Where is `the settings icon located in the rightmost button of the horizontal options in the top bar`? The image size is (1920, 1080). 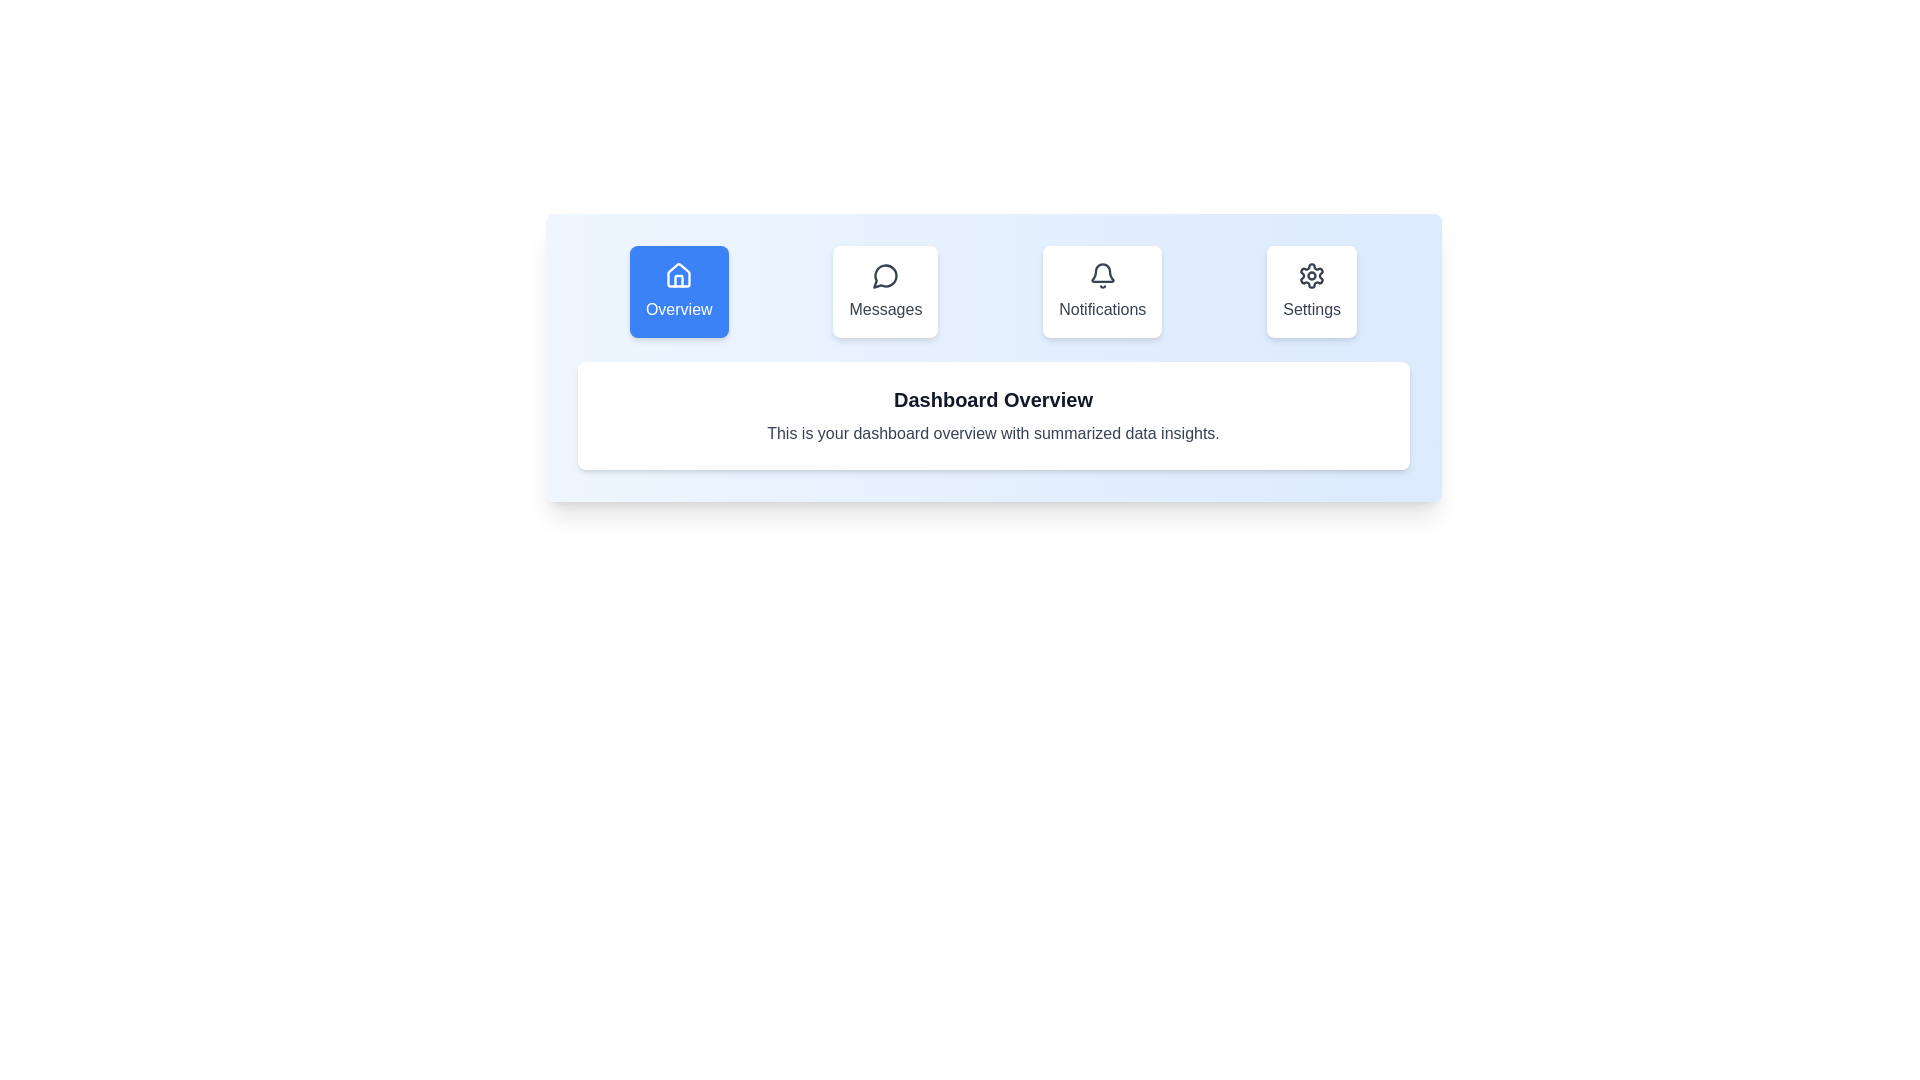 the settings icon located in the rightmost button of the horizontal options in the top bar is located at coordinates (1311, 276).